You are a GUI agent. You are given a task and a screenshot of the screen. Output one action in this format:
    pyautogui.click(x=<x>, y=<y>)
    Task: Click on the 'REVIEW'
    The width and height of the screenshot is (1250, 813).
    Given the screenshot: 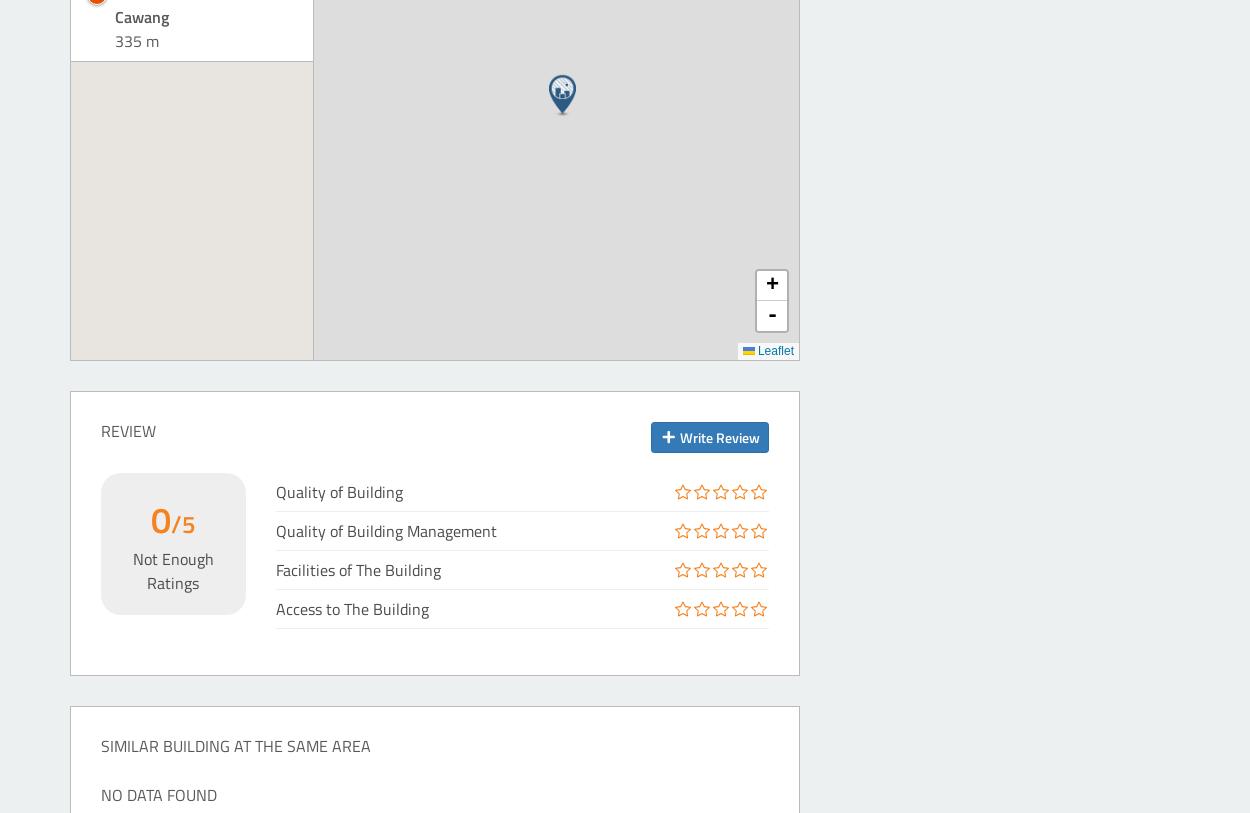 What is the action you would take?
    pyautogui.click(x=100, y=429)
    